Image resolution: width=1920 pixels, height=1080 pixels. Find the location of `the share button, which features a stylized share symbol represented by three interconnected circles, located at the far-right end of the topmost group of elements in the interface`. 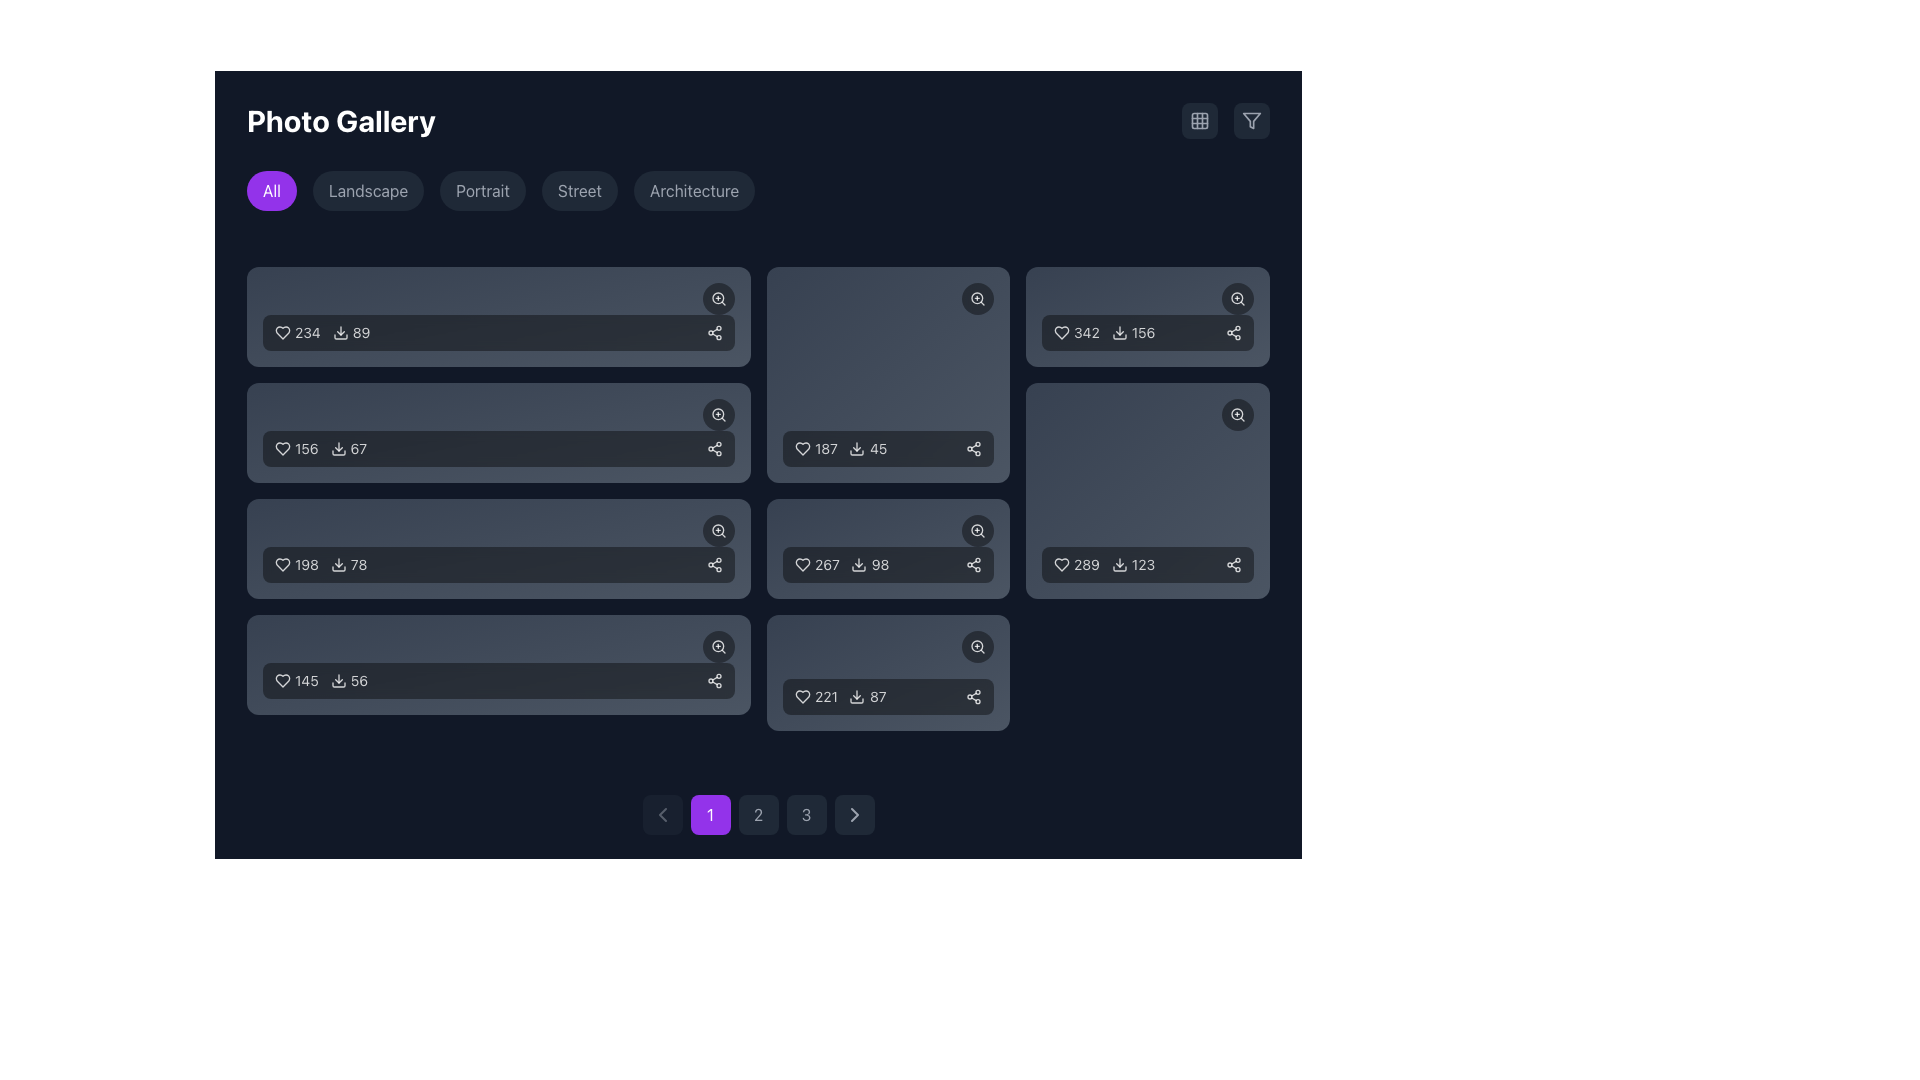

the share button, which features a stylized share symbol represented by three interconnected circles, located at the far-right end of the topmost group of elements in the interface is located at coordinates (714, 331).